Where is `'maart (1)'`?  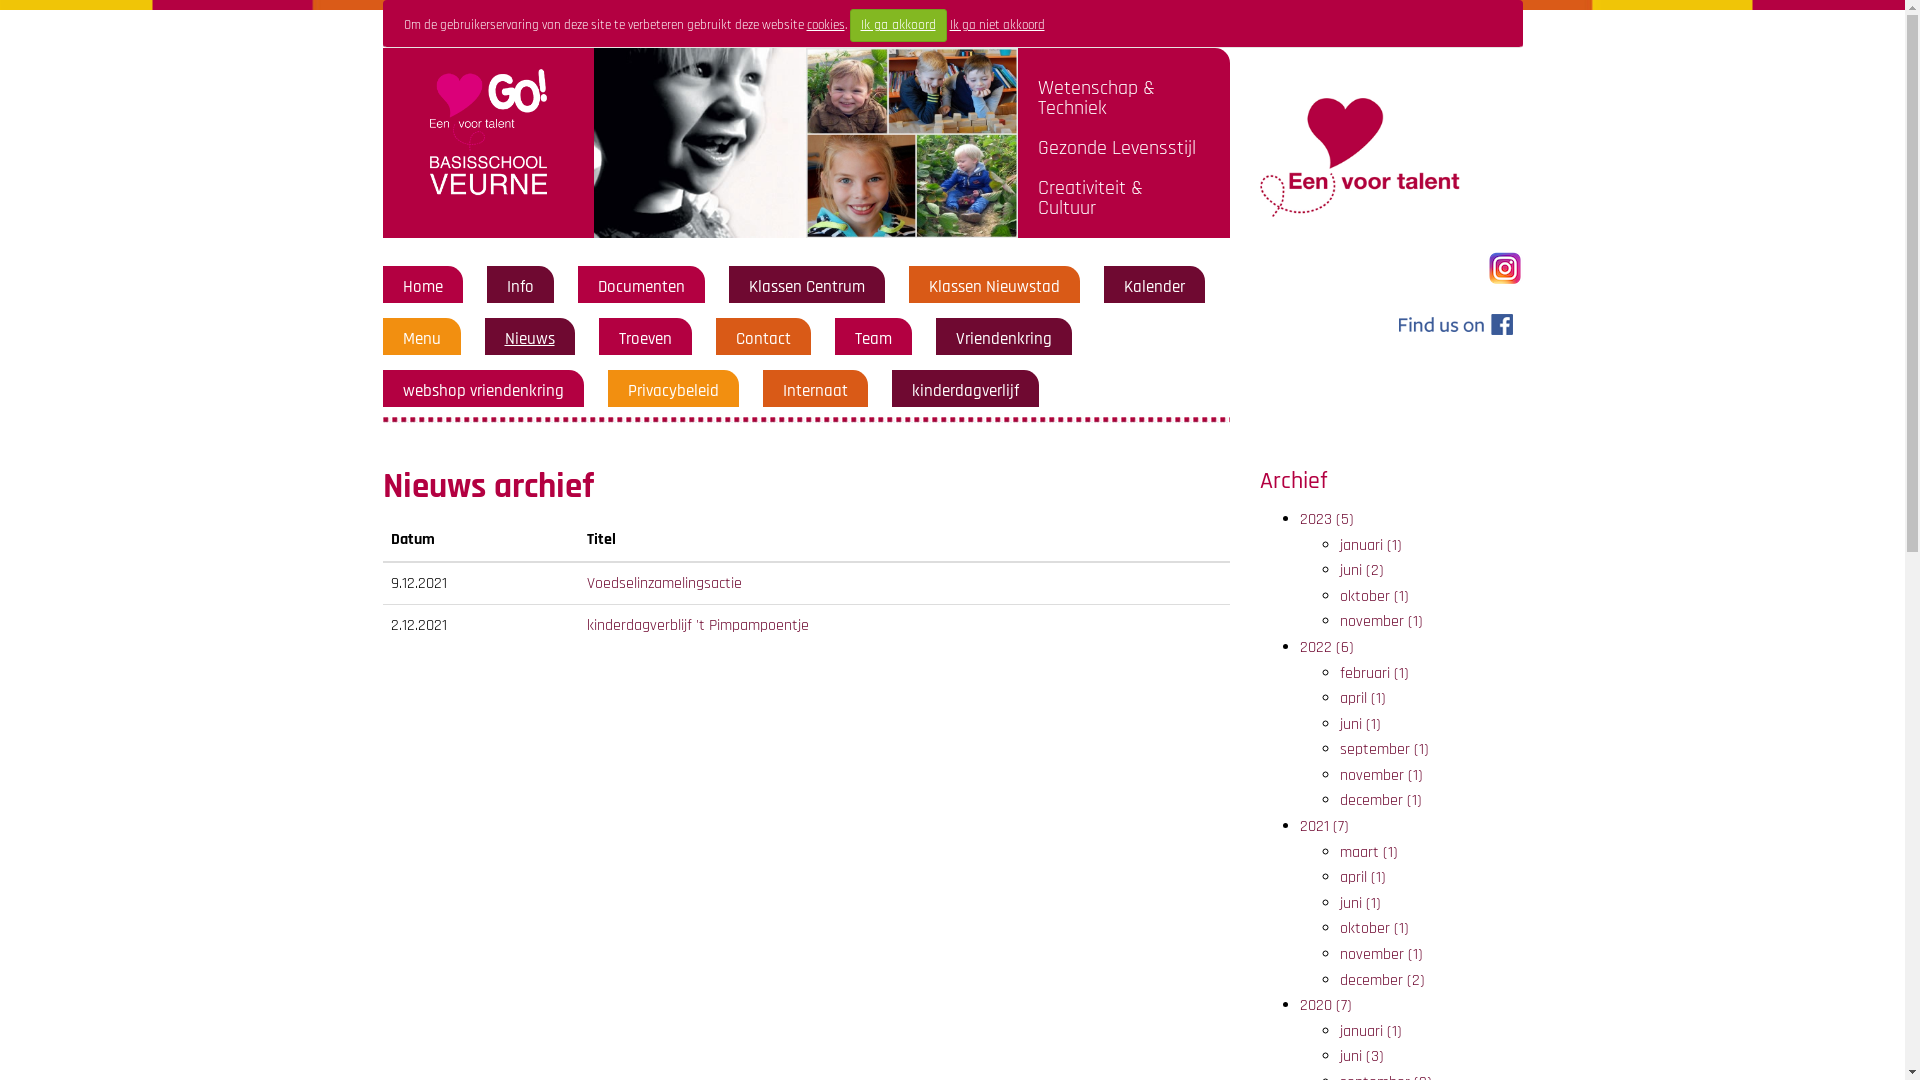 'maart (1)' is located at coordinates (1367, 852).